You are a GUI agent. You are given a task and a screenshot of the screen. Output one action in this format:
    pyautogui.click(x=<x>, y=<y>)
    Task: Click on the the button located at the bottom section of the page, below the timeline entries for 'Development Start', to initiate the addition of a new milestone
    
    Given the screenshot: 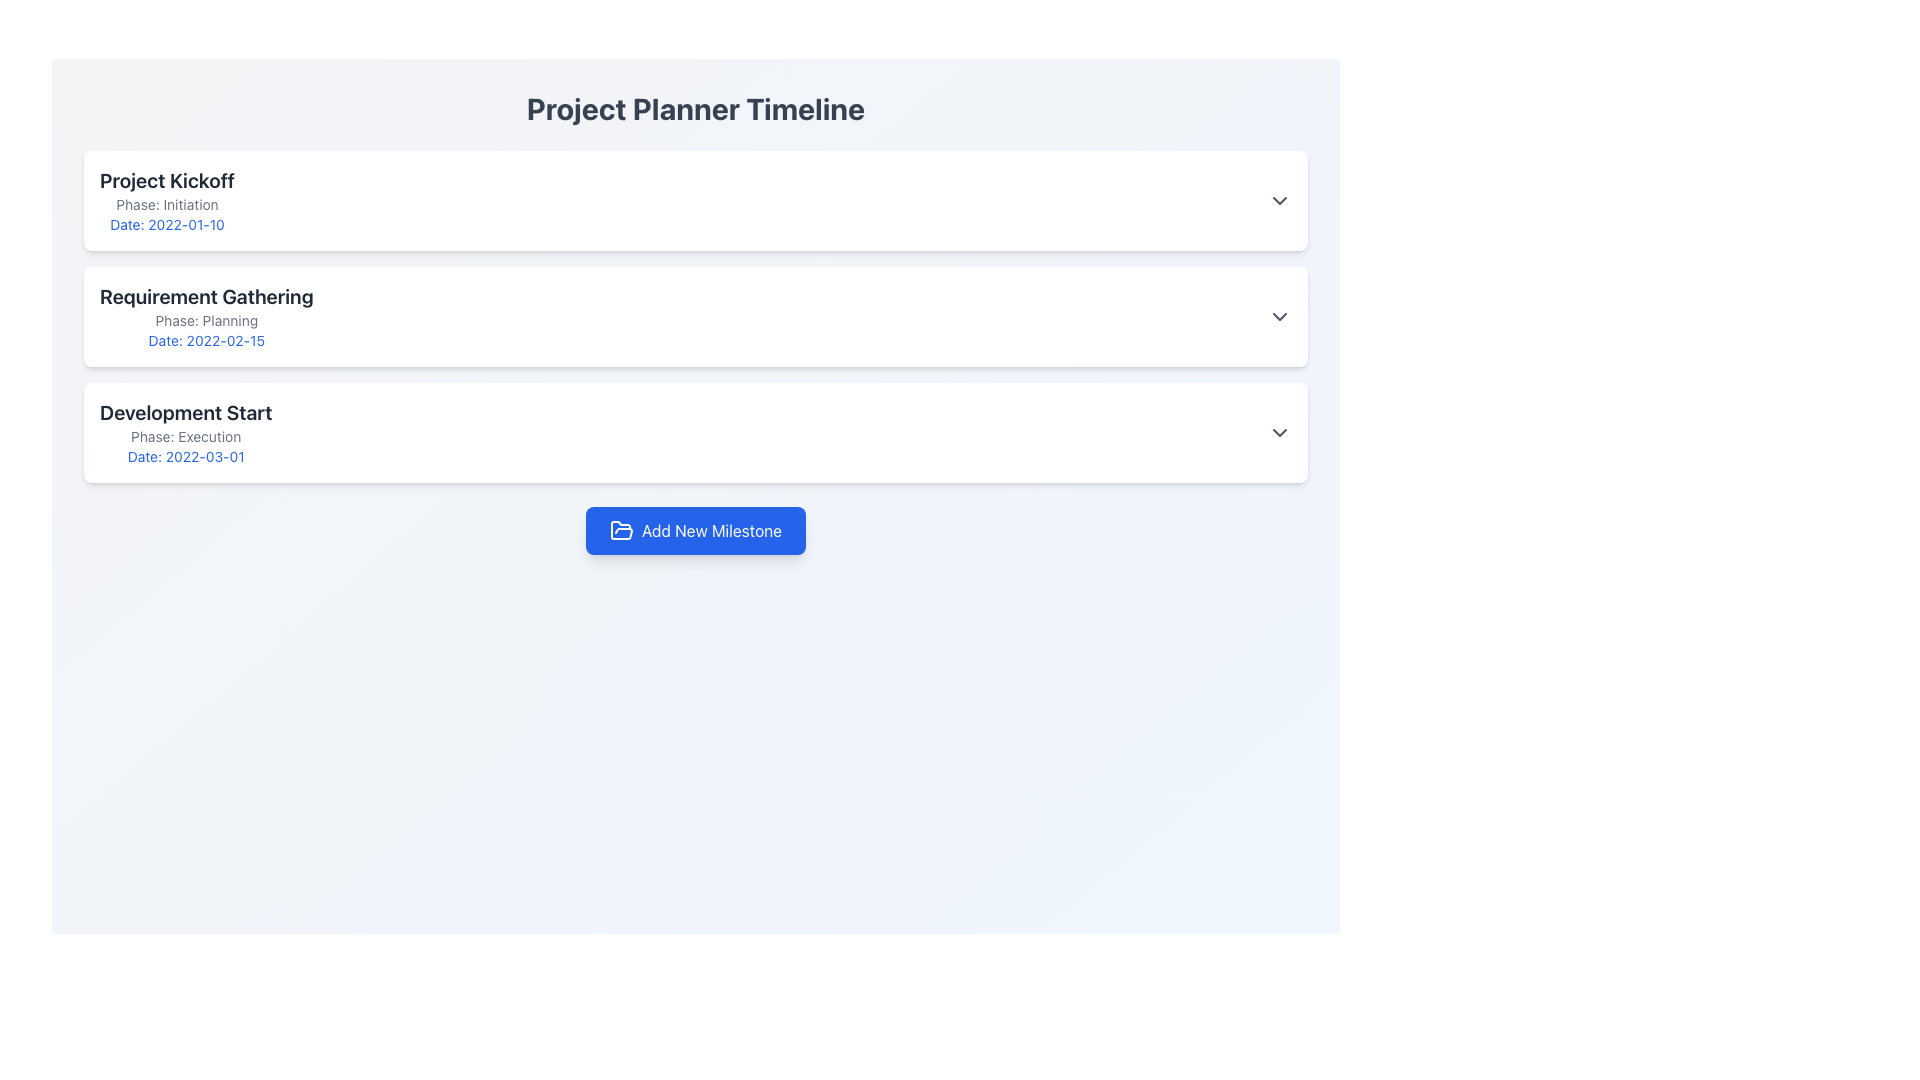 What is the action you would take?
    pyautogui.click(x=696, y=530)
    